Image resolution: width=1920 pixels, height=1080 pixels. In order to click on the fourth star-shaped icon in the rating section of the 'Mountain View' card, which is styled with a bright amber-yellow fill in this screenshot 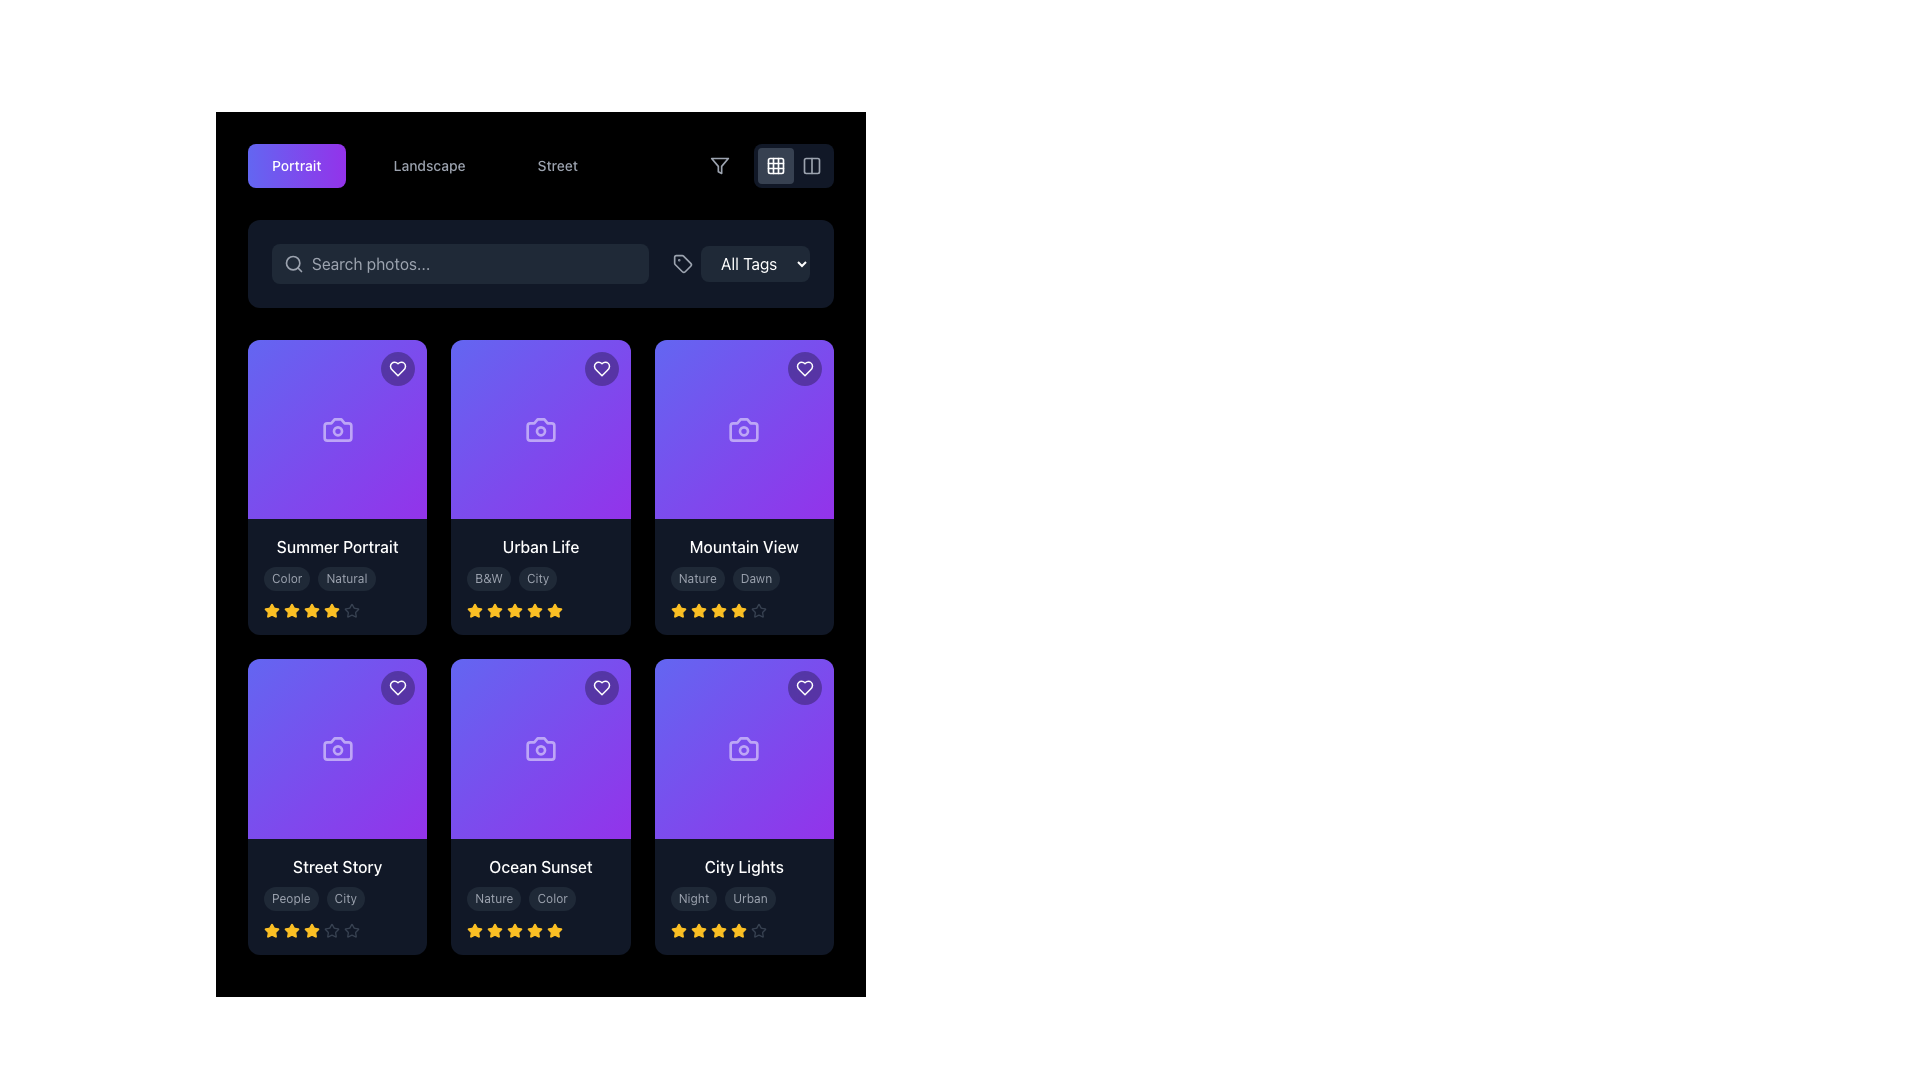, I will do `click(737, 610)`.